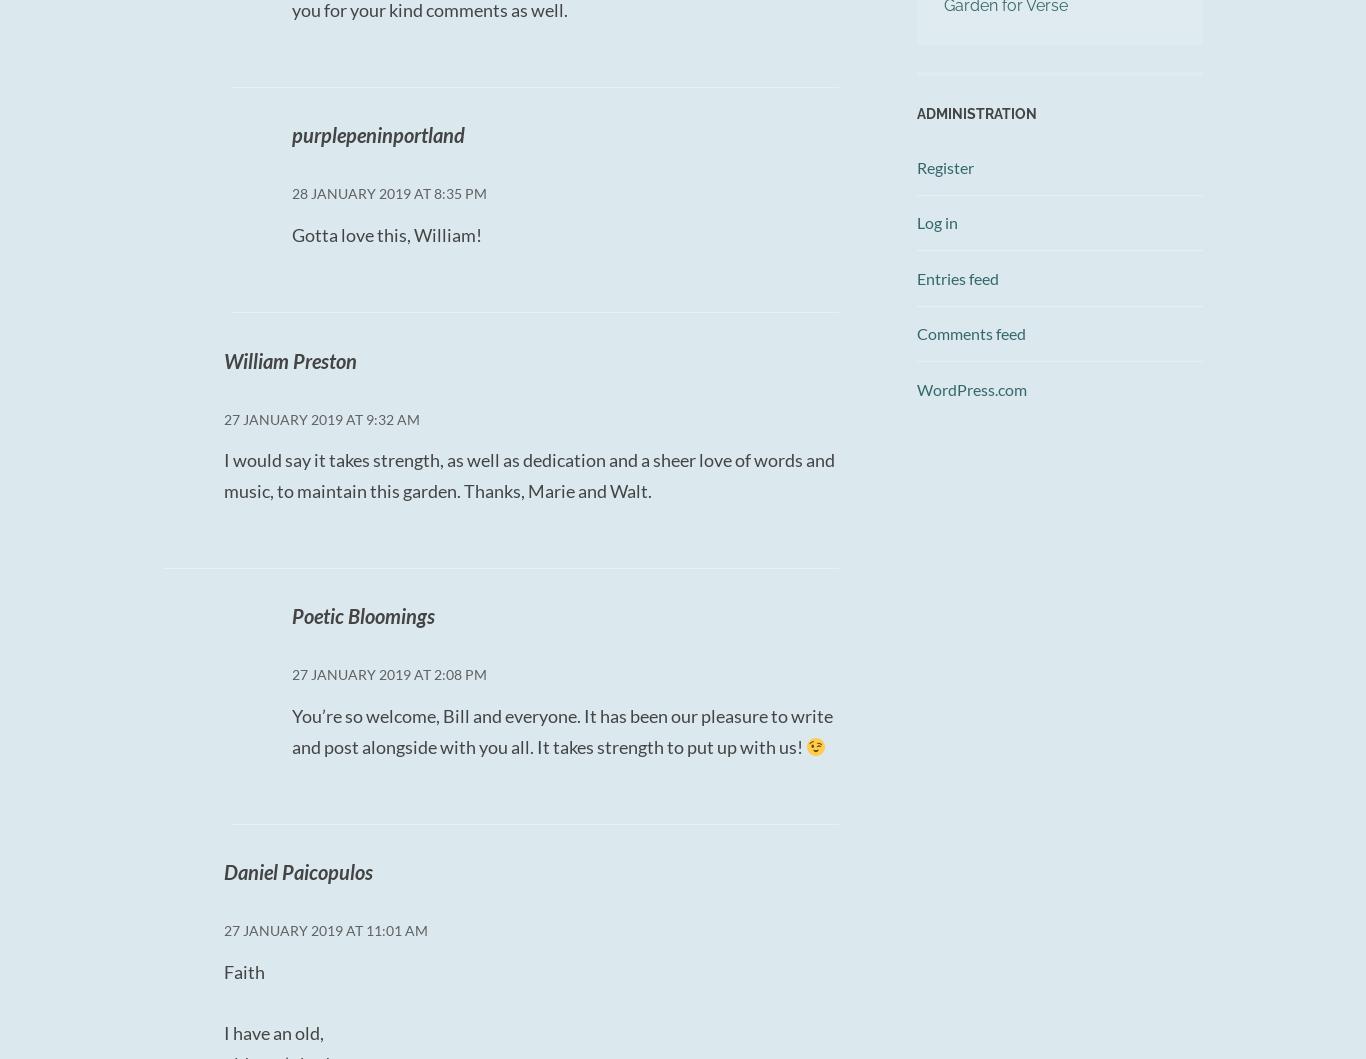  Describe the element at coordinates (916, 166) in the screenshot. I see `'Register'` at that location.